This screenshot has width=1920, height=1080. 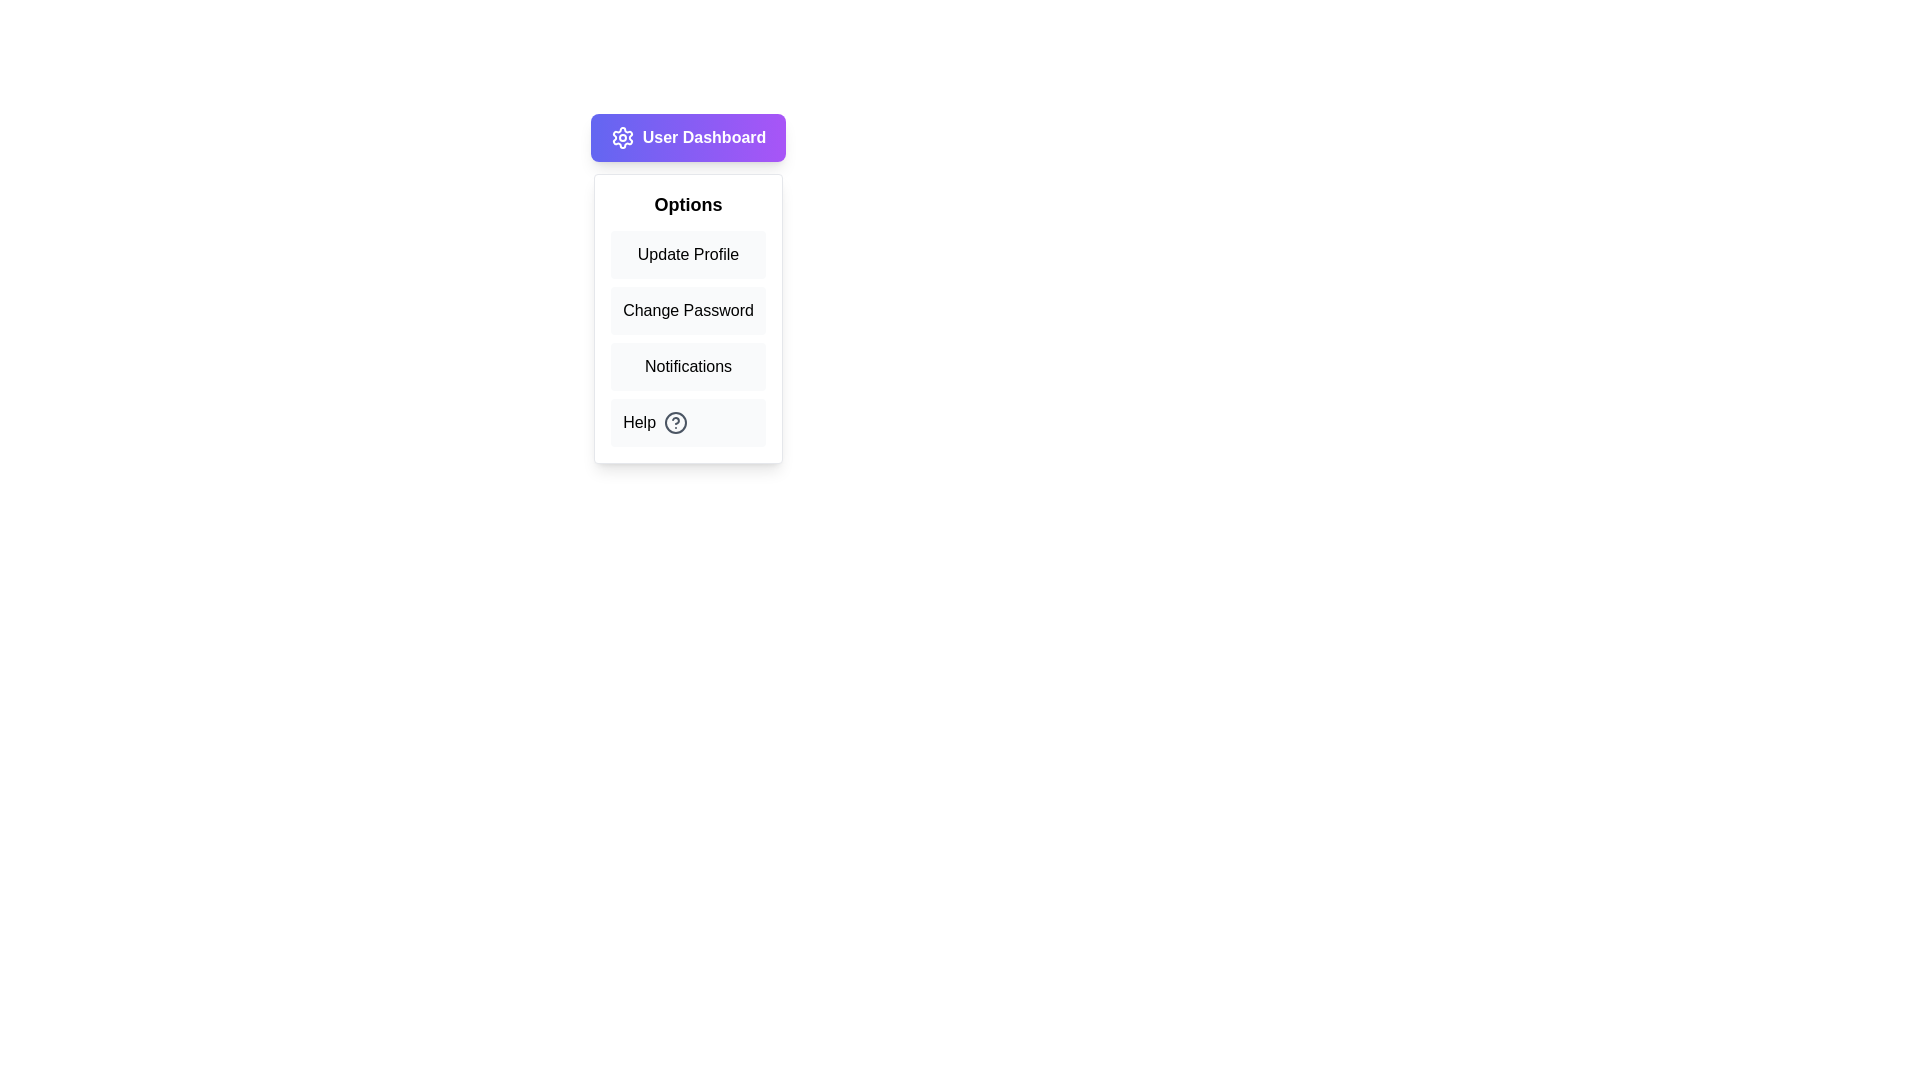 What do you see at coordinates (688, 366) in the screenshot?
I see `the menu item labeled 'Notifications' to visually highlight it` at bounding box center [688, 366].